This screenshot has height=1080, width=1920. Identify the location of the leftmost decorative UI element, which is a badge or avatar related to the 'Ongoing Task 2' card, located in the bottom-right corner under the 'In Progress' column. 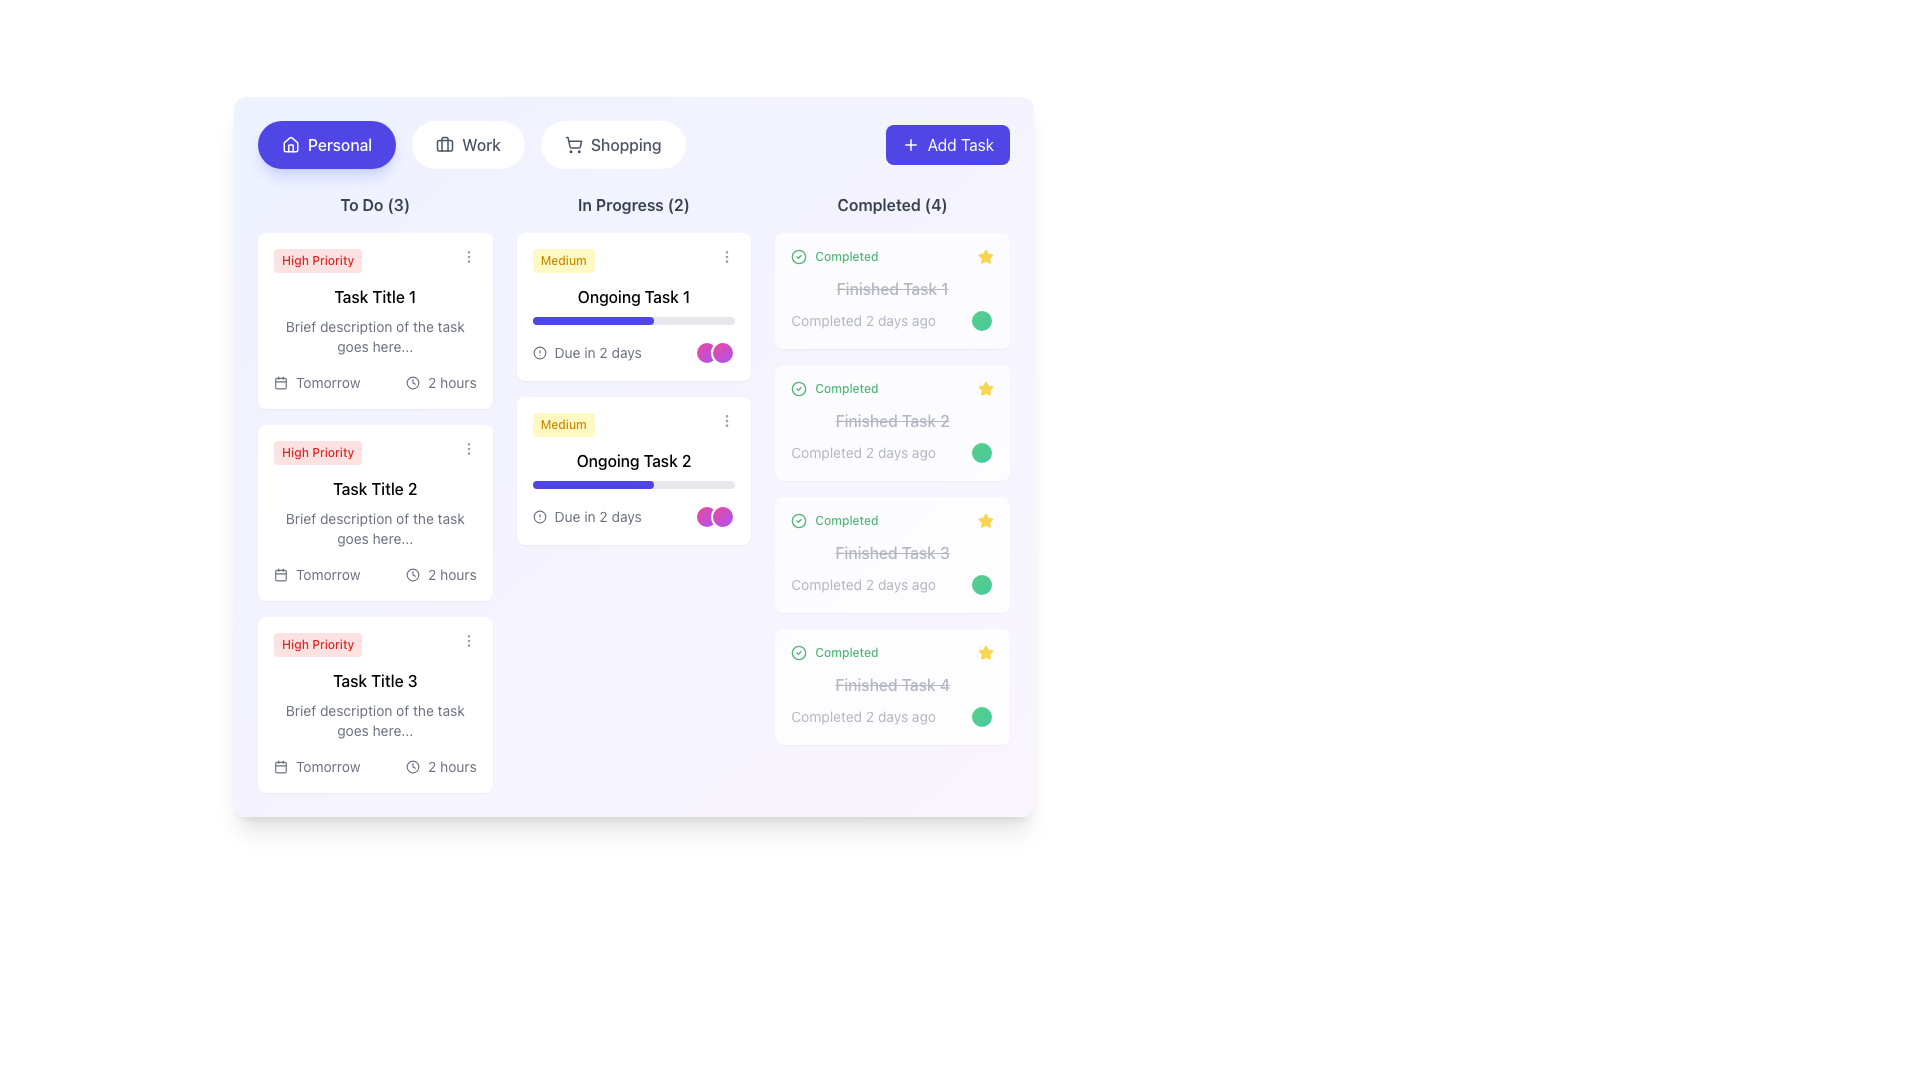
(707, 515).